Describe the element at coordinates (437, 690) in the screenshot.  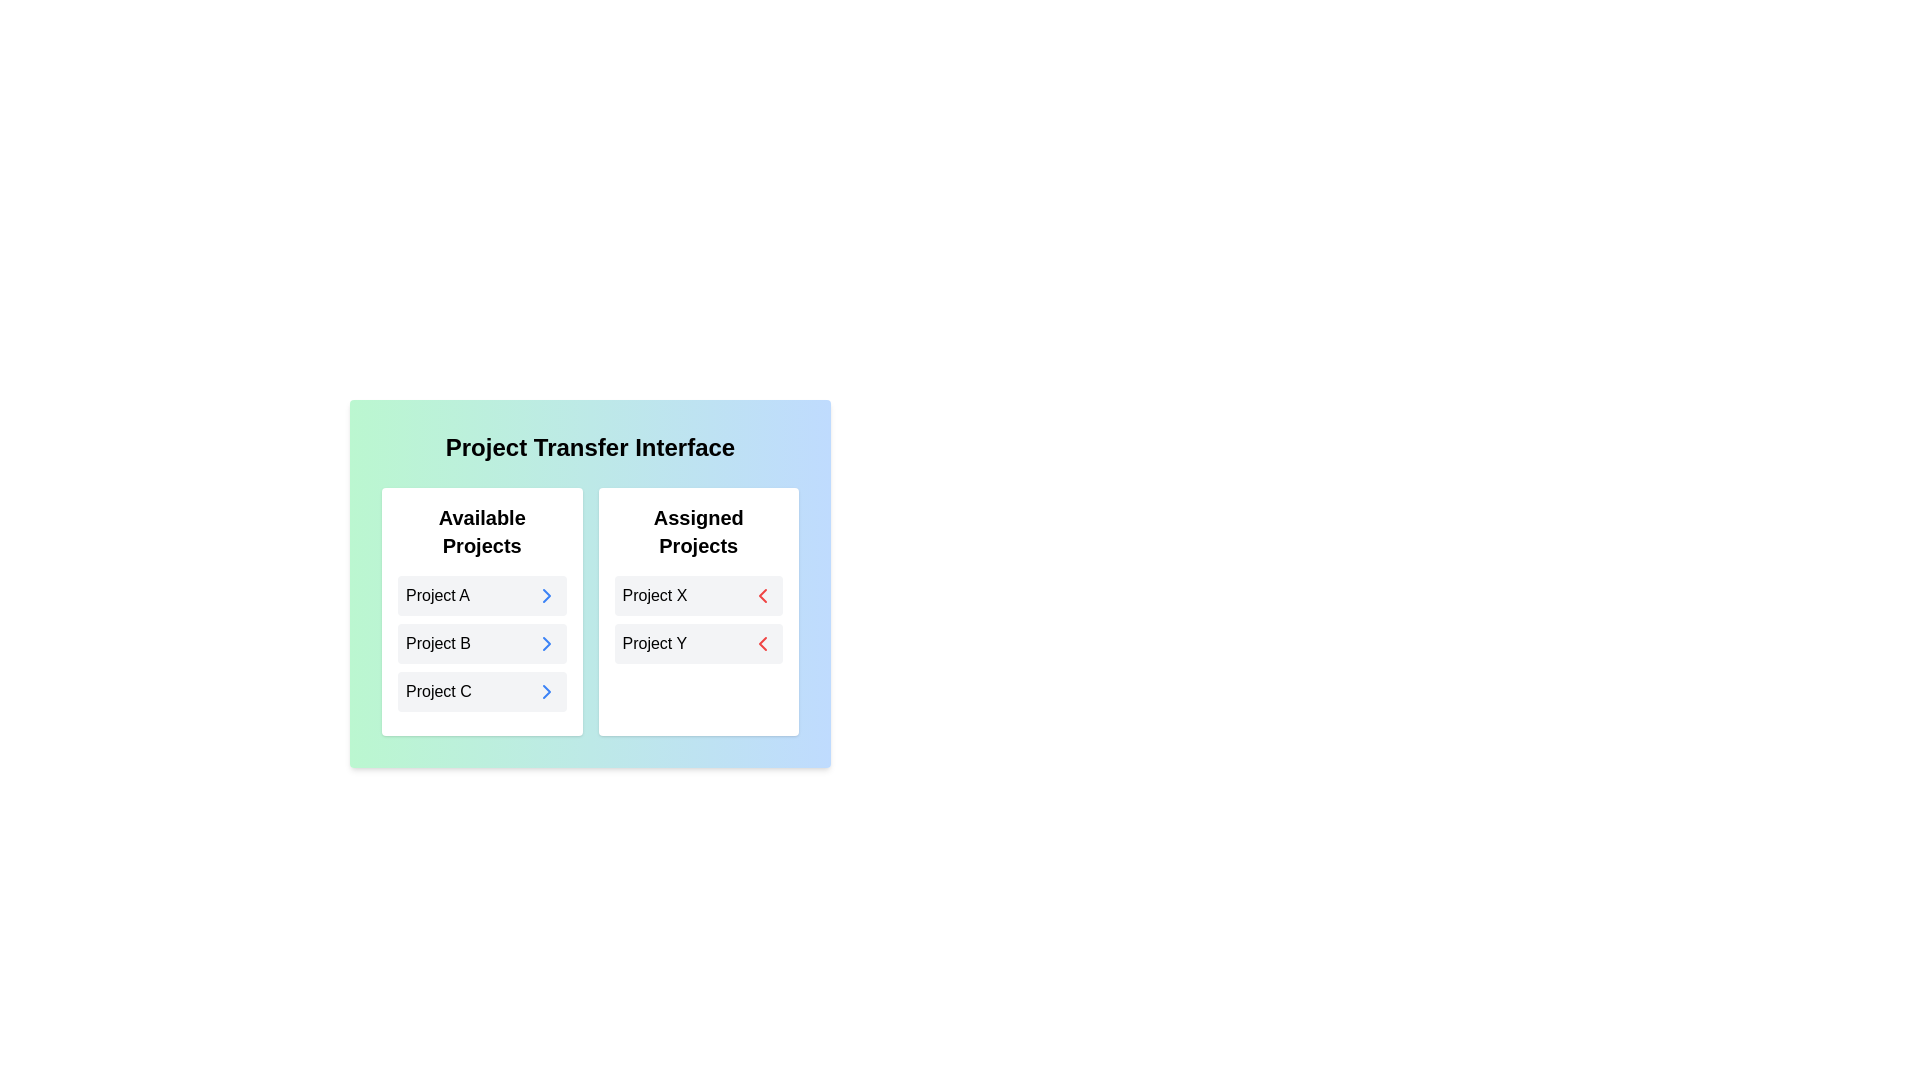
I see `the label identifying 'Project C', which is the third item in the 'Available Projects' section` at that location.